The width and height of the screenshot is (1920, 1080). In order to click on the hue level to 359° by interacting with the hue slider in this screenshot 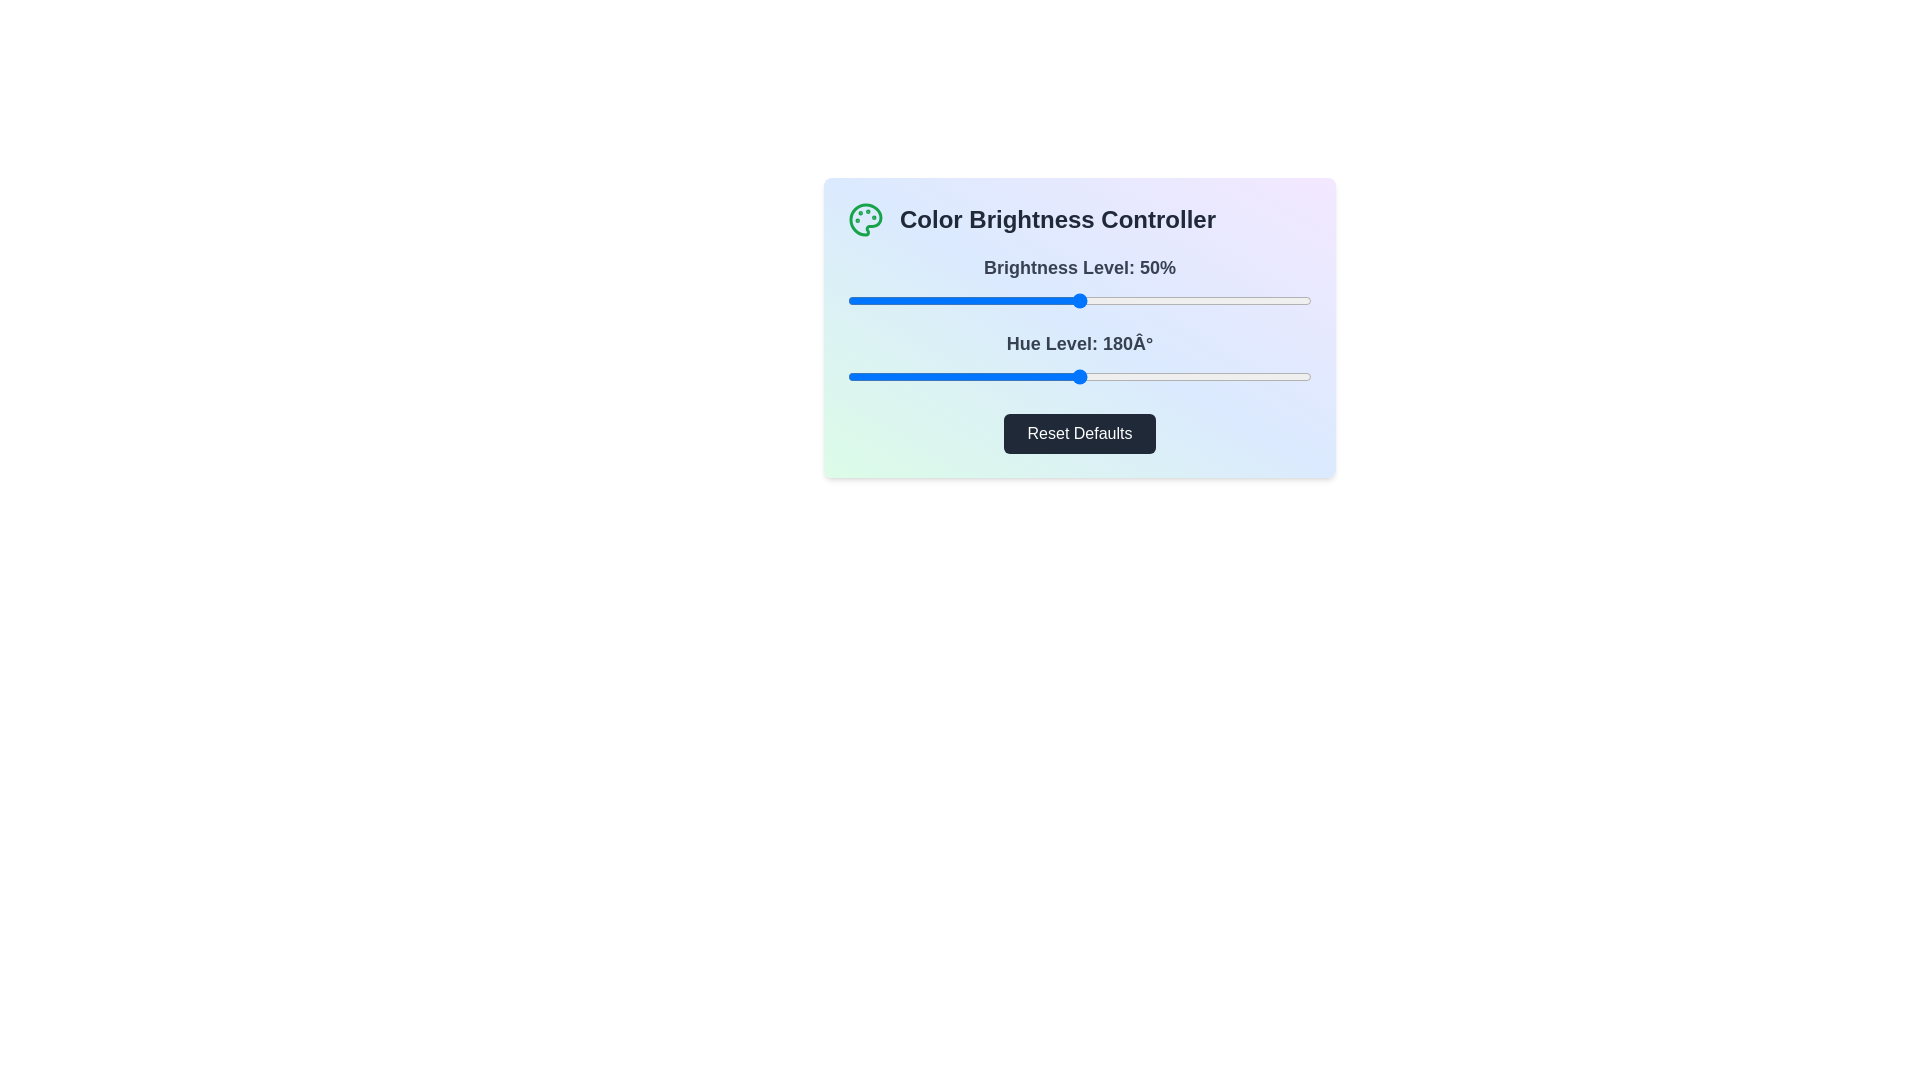, I will do `click(1310, 377)`.